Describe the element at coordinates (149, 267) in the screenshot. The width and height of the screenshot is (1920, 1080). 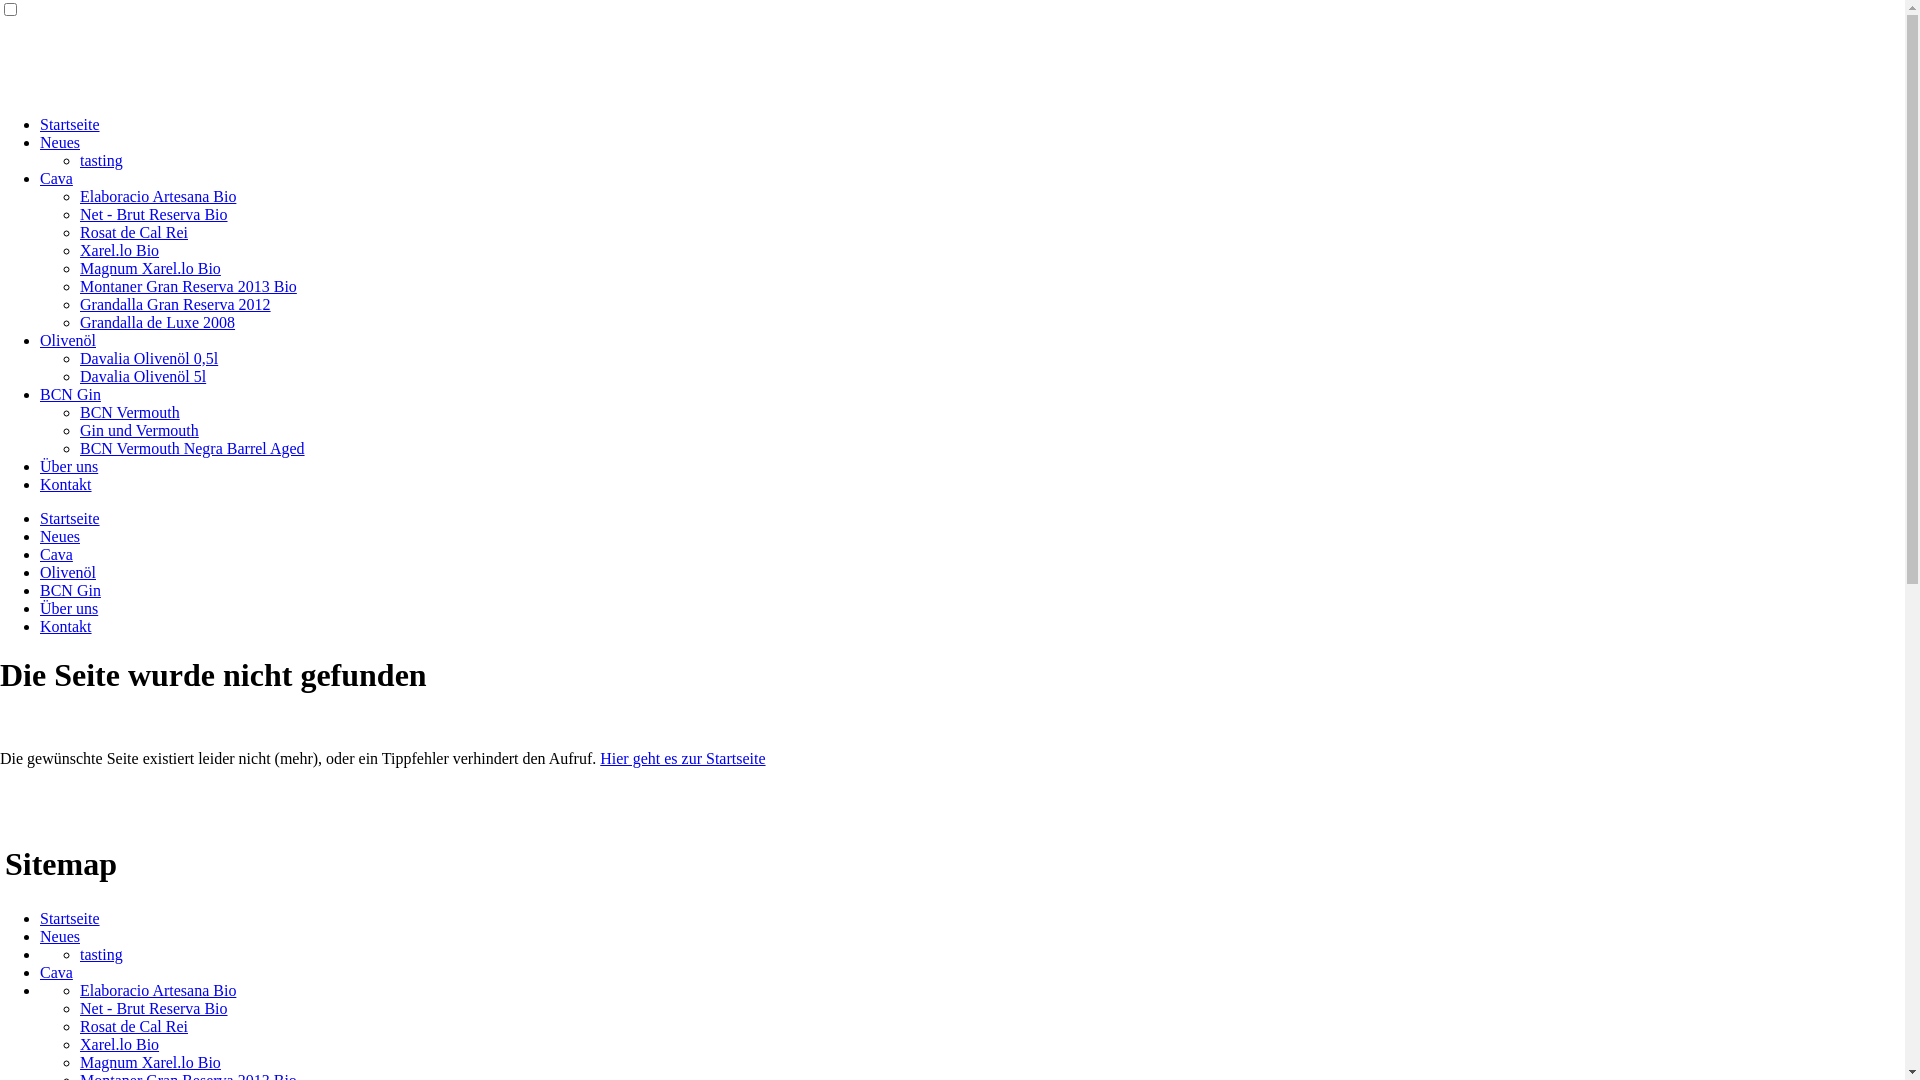
I see `'Magnum Xarel.lo Bio'` at that location.